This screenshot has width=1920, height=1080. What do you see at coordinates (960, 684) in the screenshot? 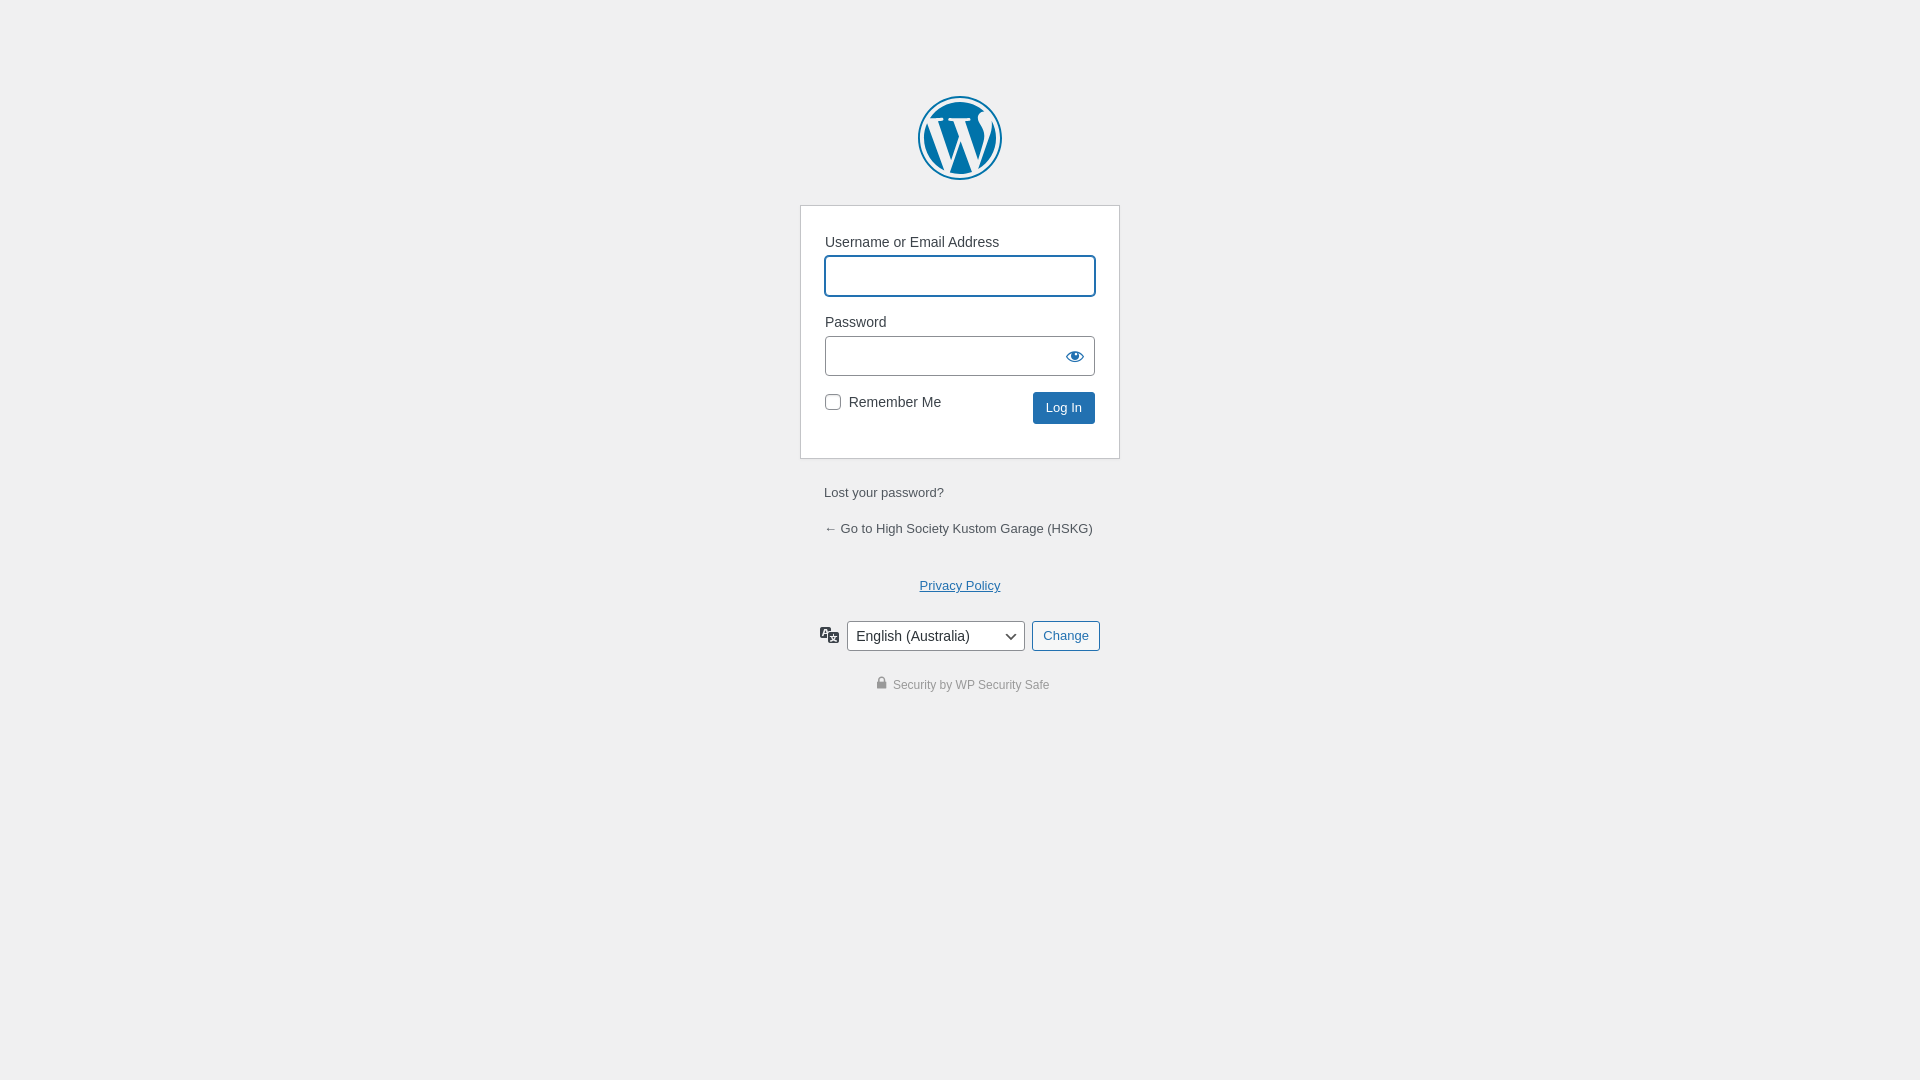
I see `'Security by WP Security Safe'` at bounding box center [960, 684].